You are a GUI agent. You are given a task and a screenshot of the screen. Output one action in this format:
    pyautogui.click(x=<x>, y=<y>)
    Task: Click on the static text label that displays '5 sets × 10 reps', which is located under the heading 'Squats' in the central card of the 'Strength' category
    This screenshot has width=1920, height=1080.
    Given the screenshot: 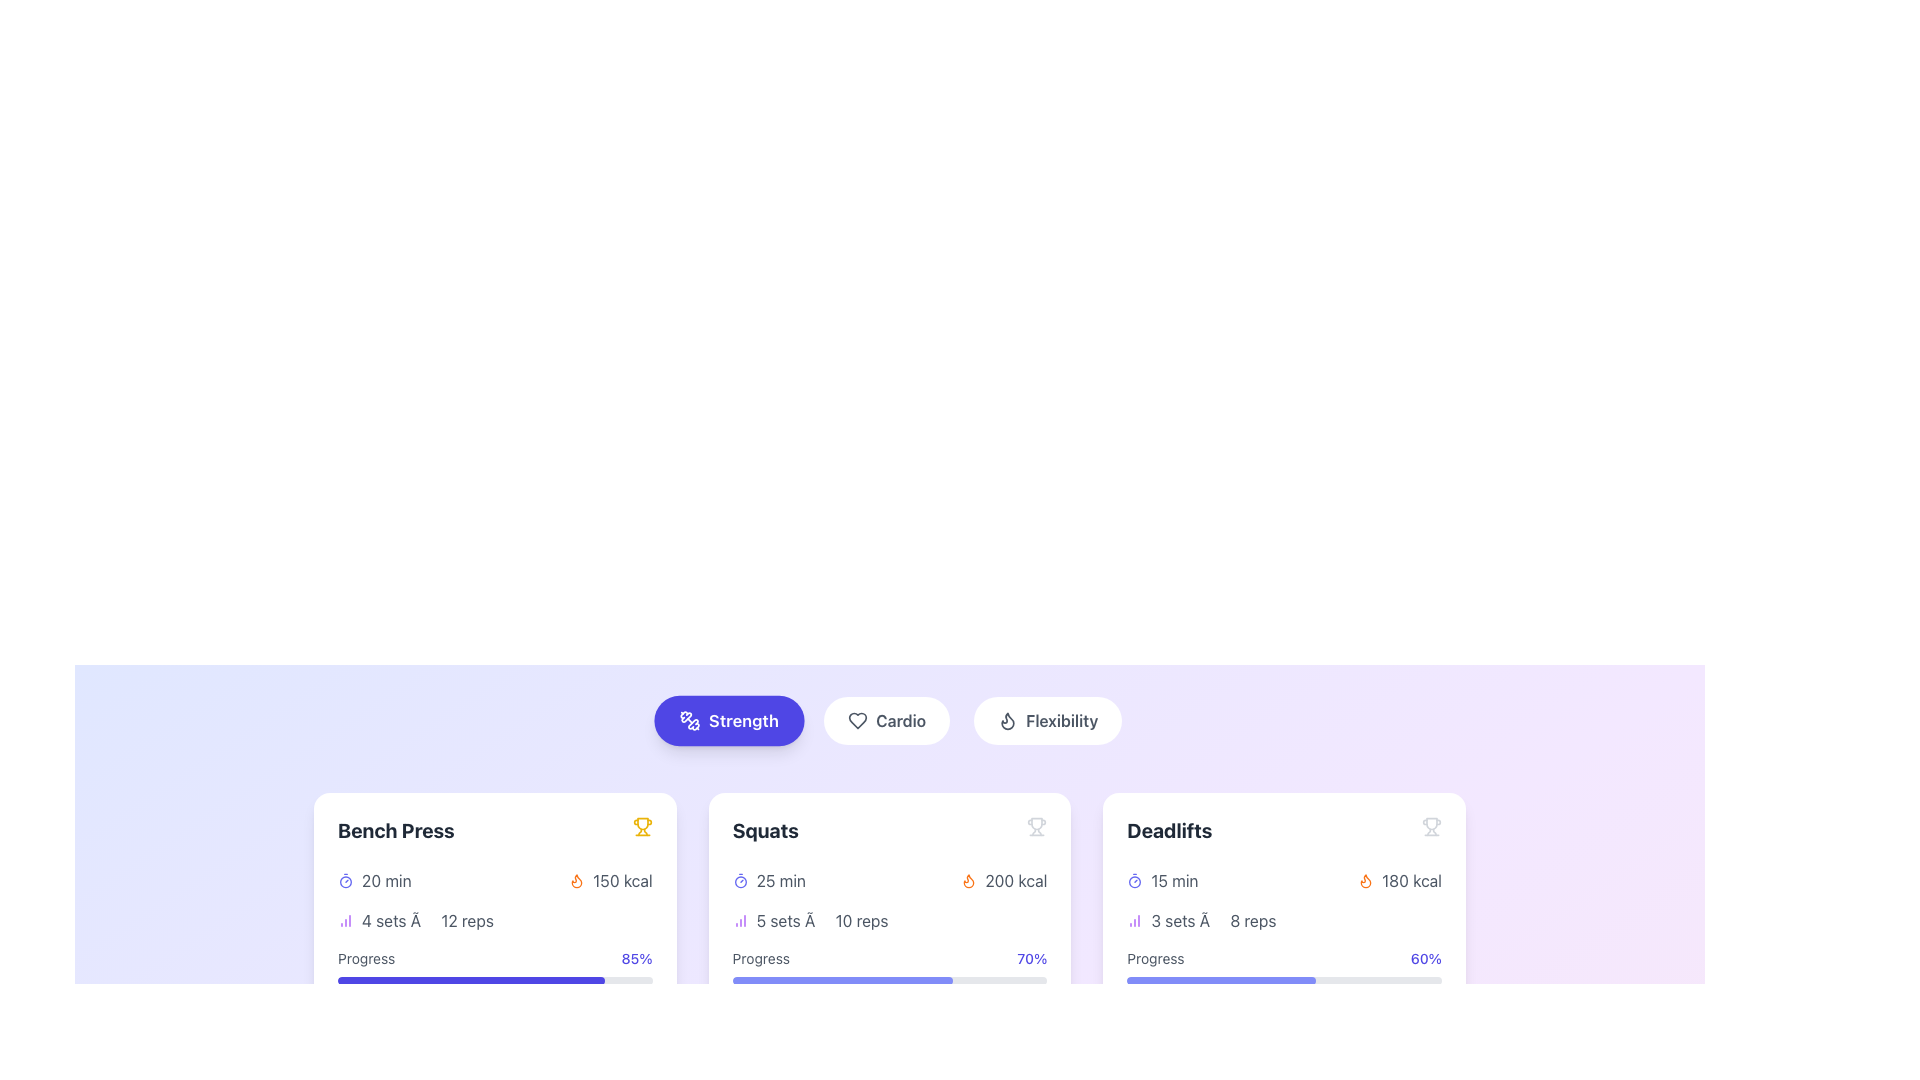 What is the action you would take?
    pyautogui.click(x=822, y=921)
    